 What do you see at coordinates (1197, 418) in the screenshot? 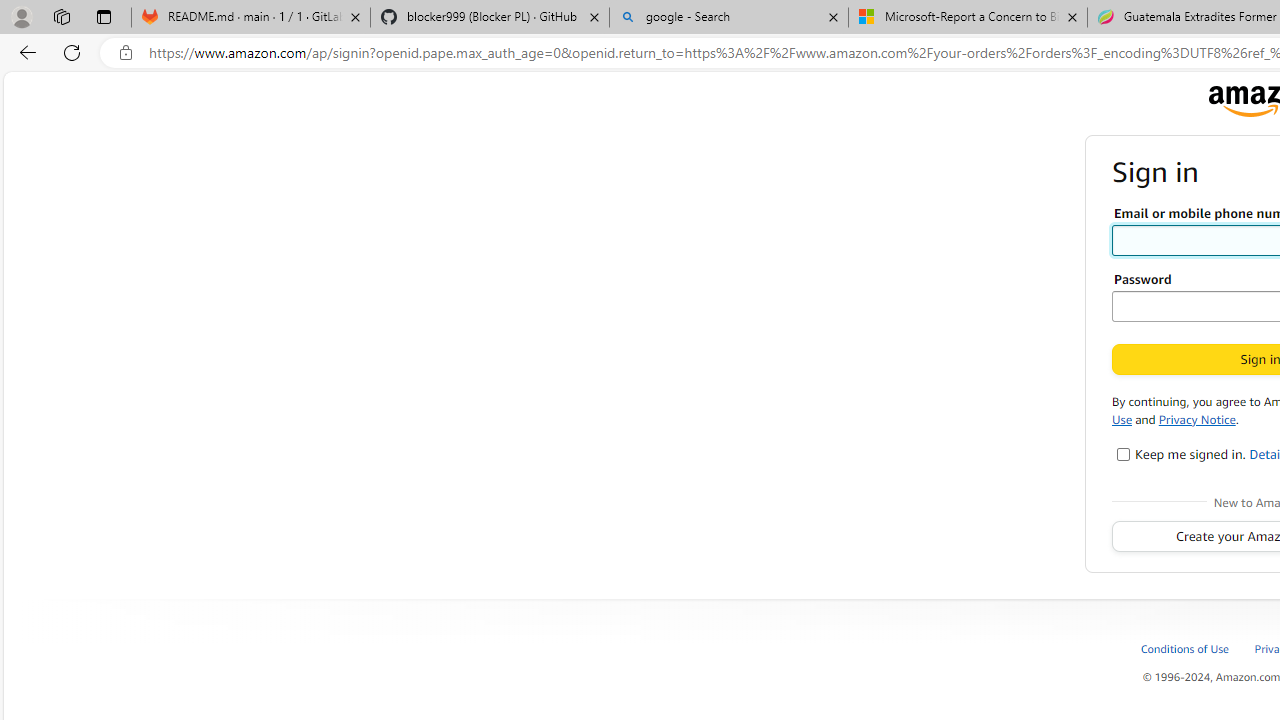
I see `'Privacy Notice'` at bounding box center [1197, 418].